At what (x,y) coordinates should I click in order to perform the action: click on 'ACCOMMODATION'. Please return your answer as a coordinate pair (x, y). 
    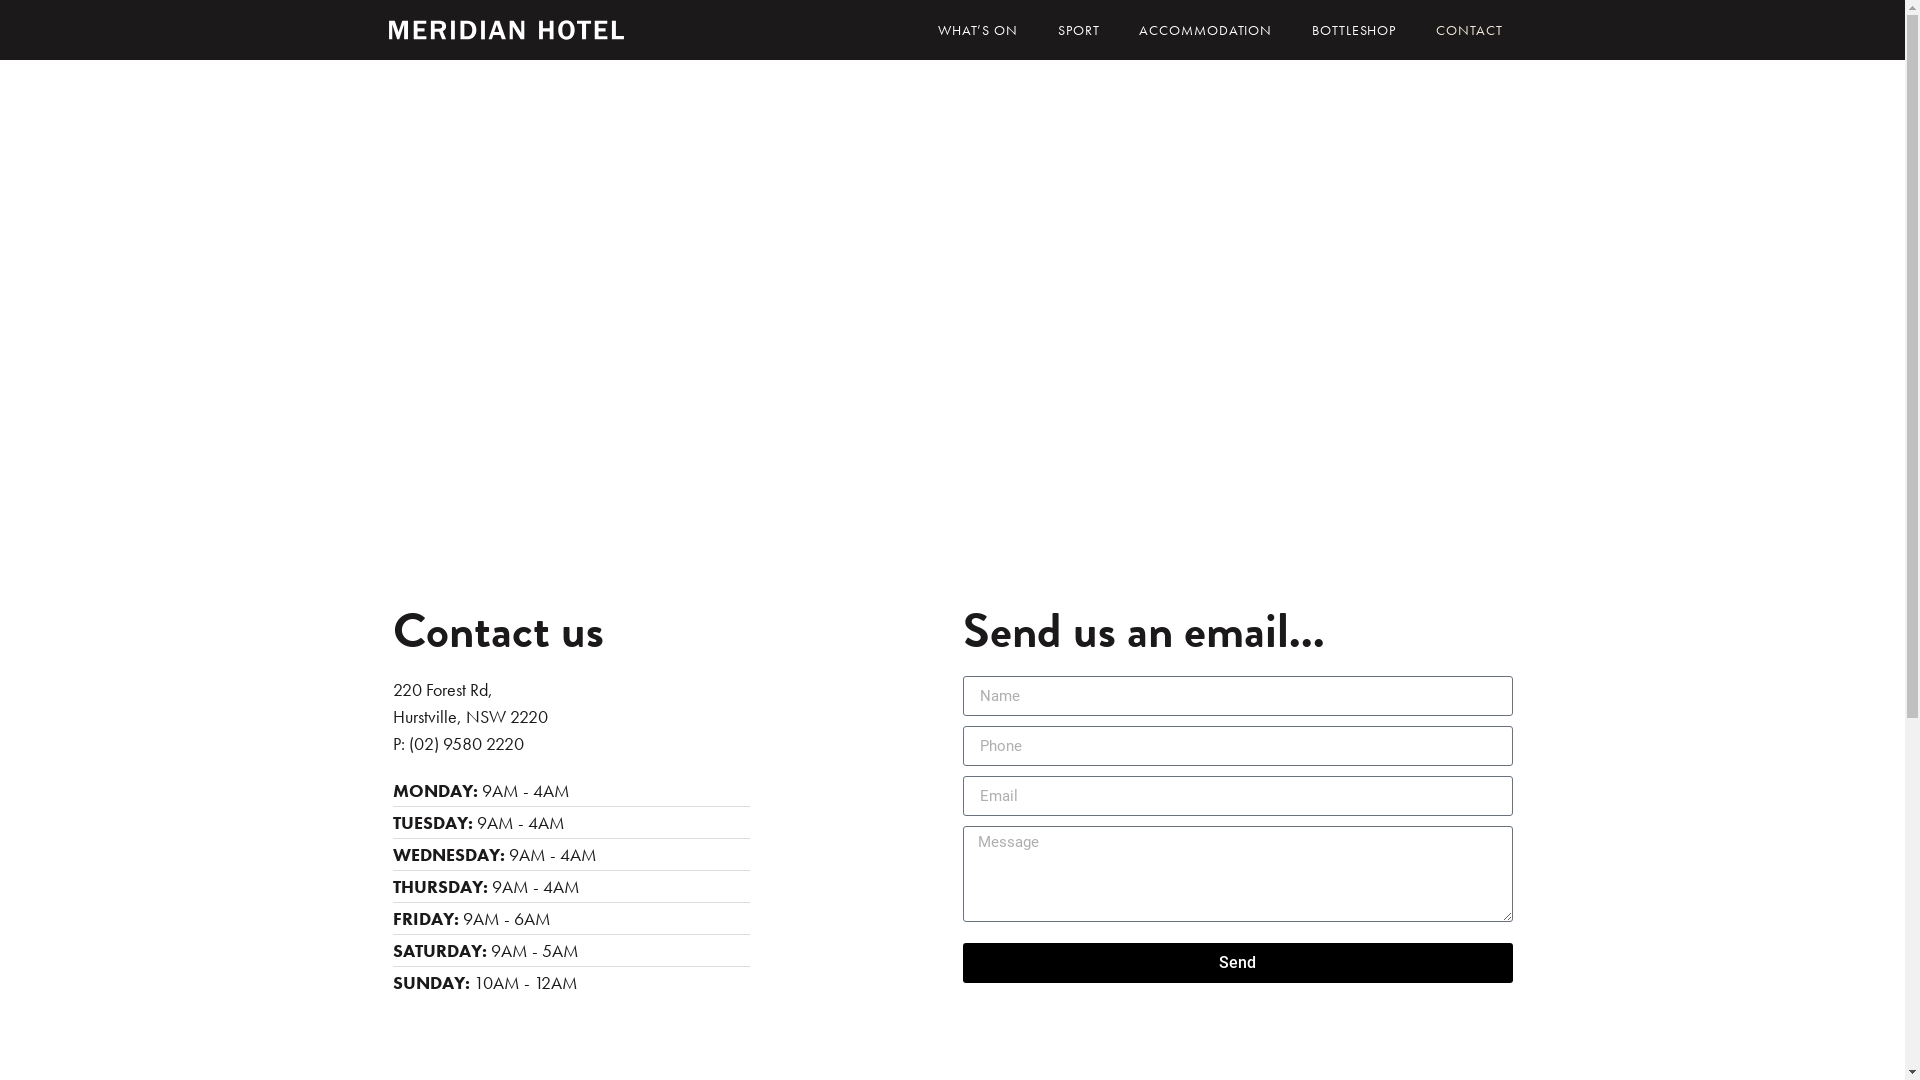
    Looking at the image, I should click on (1204, 30).